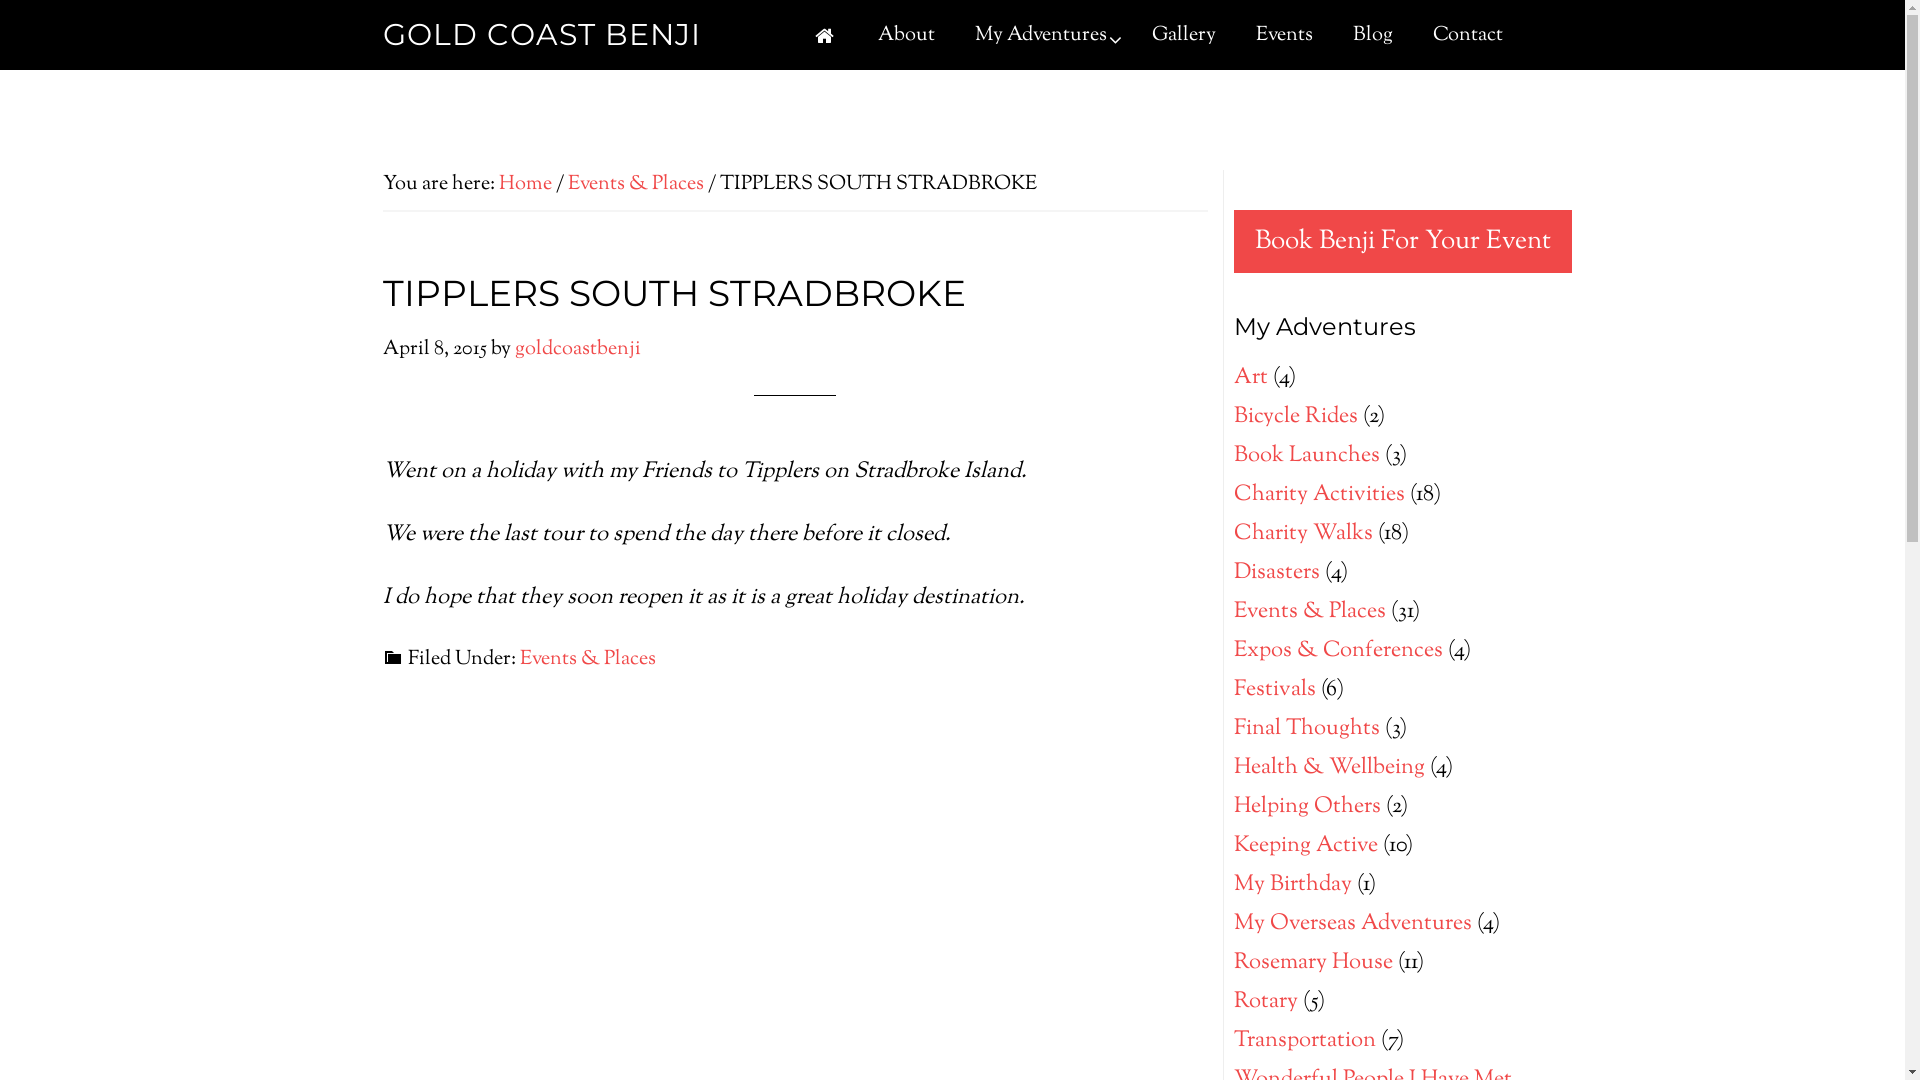 Image resolution: width=1920 pixels, height=1080 pixels. I want to click on 'My Overseas Adventures', so click(1232, 924).